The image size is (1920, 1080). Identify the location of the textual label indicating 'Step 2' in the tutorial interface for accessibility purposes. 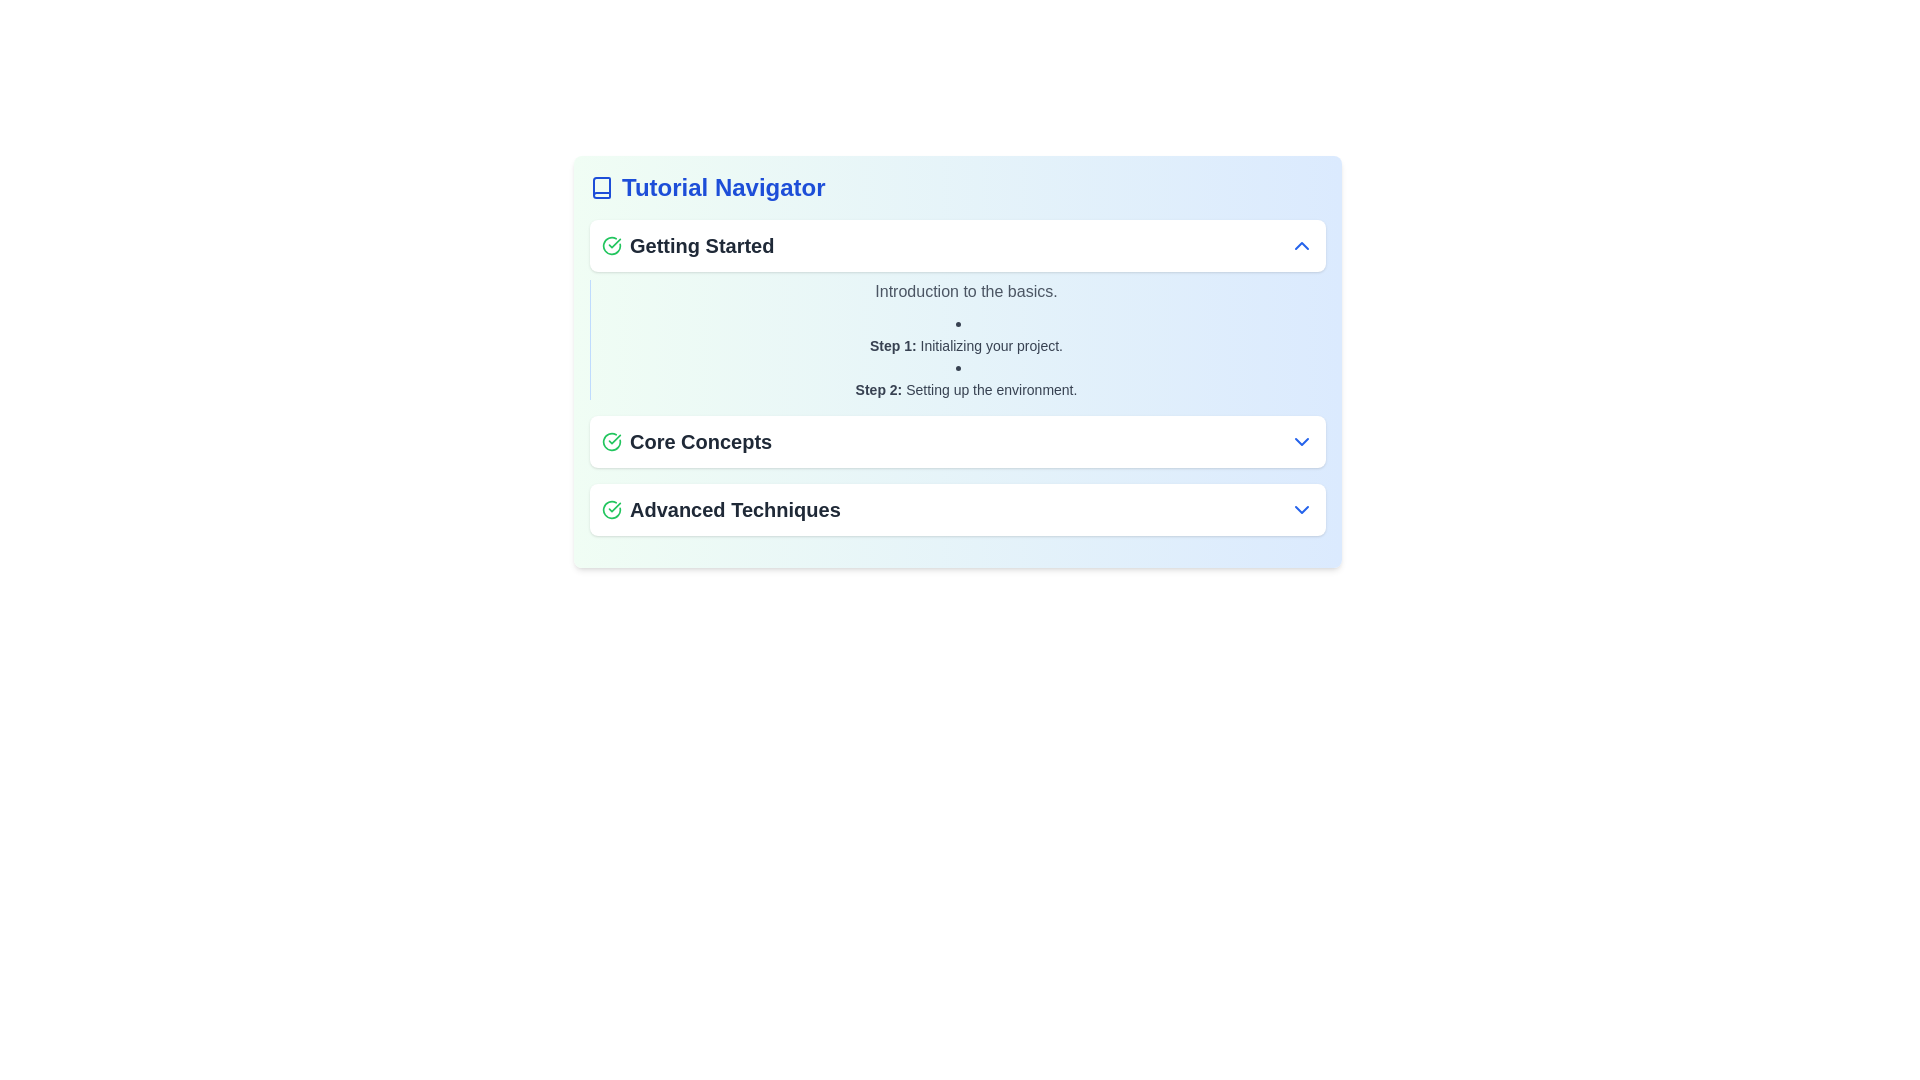
(878, 389).